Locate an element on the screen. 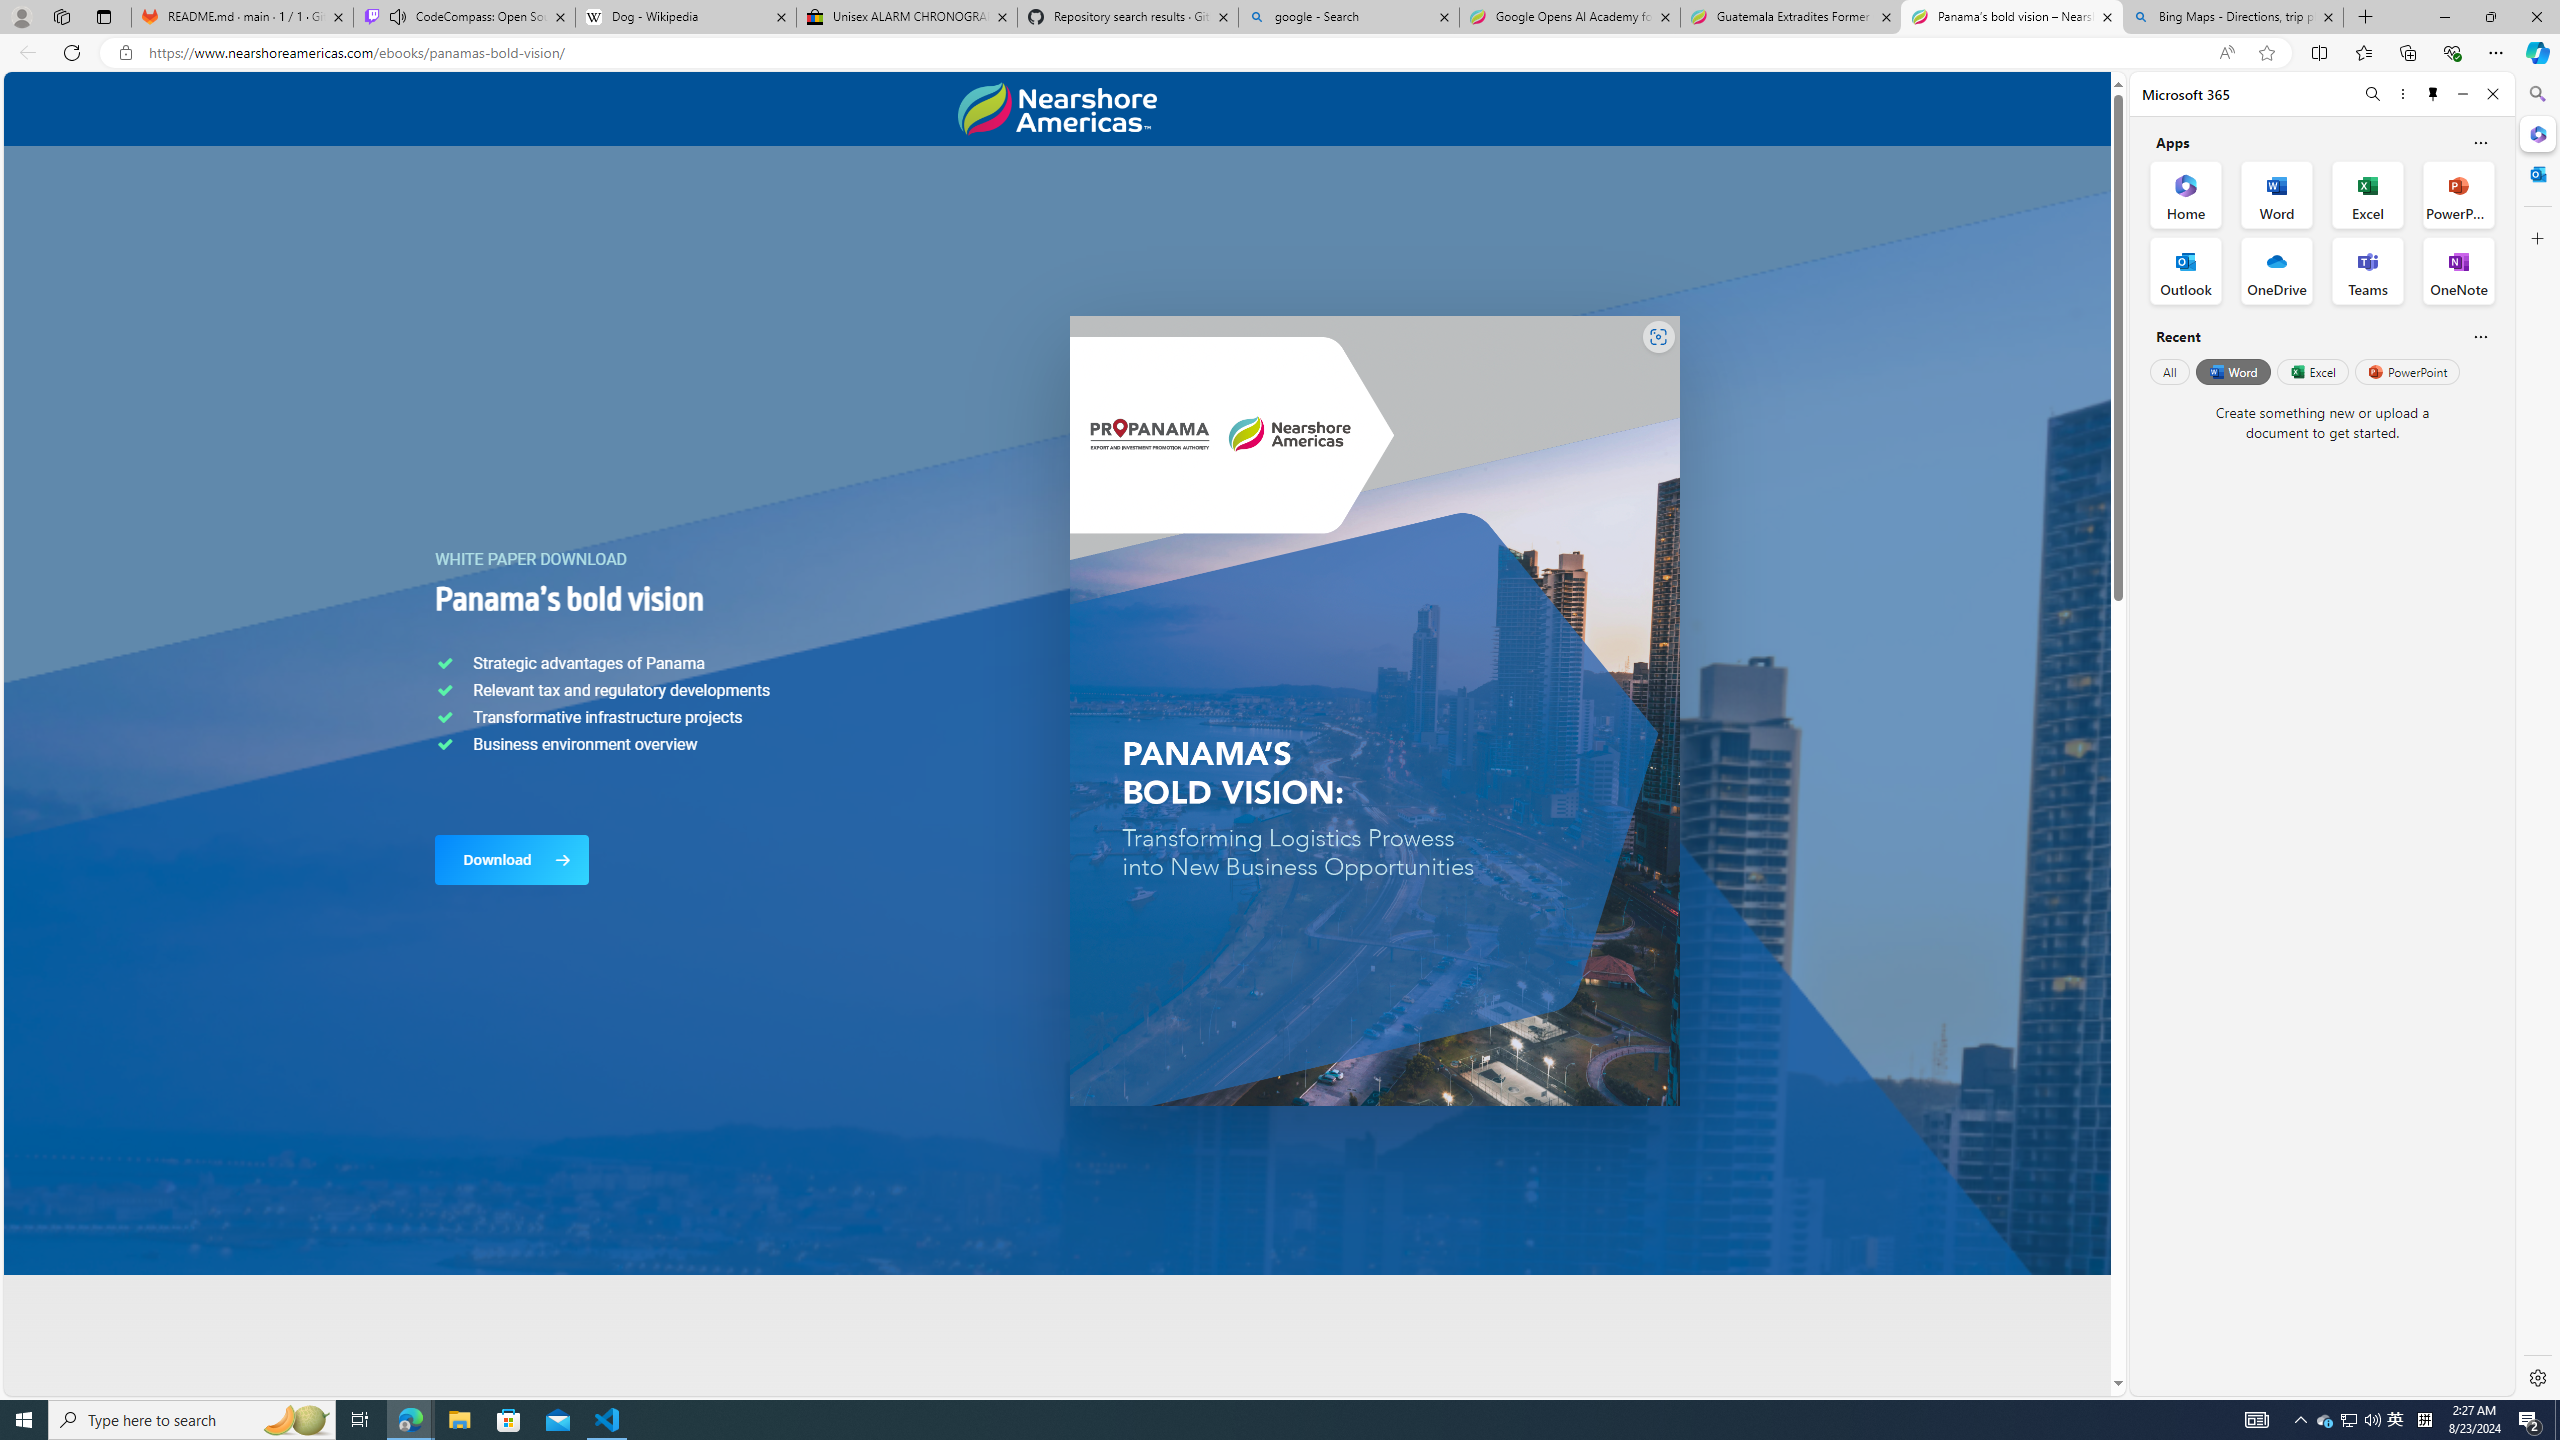 Image resolution: width=2560 pixels, height=1440 pixels. 'PowerPoint' is located at coordinates (2406, 371).